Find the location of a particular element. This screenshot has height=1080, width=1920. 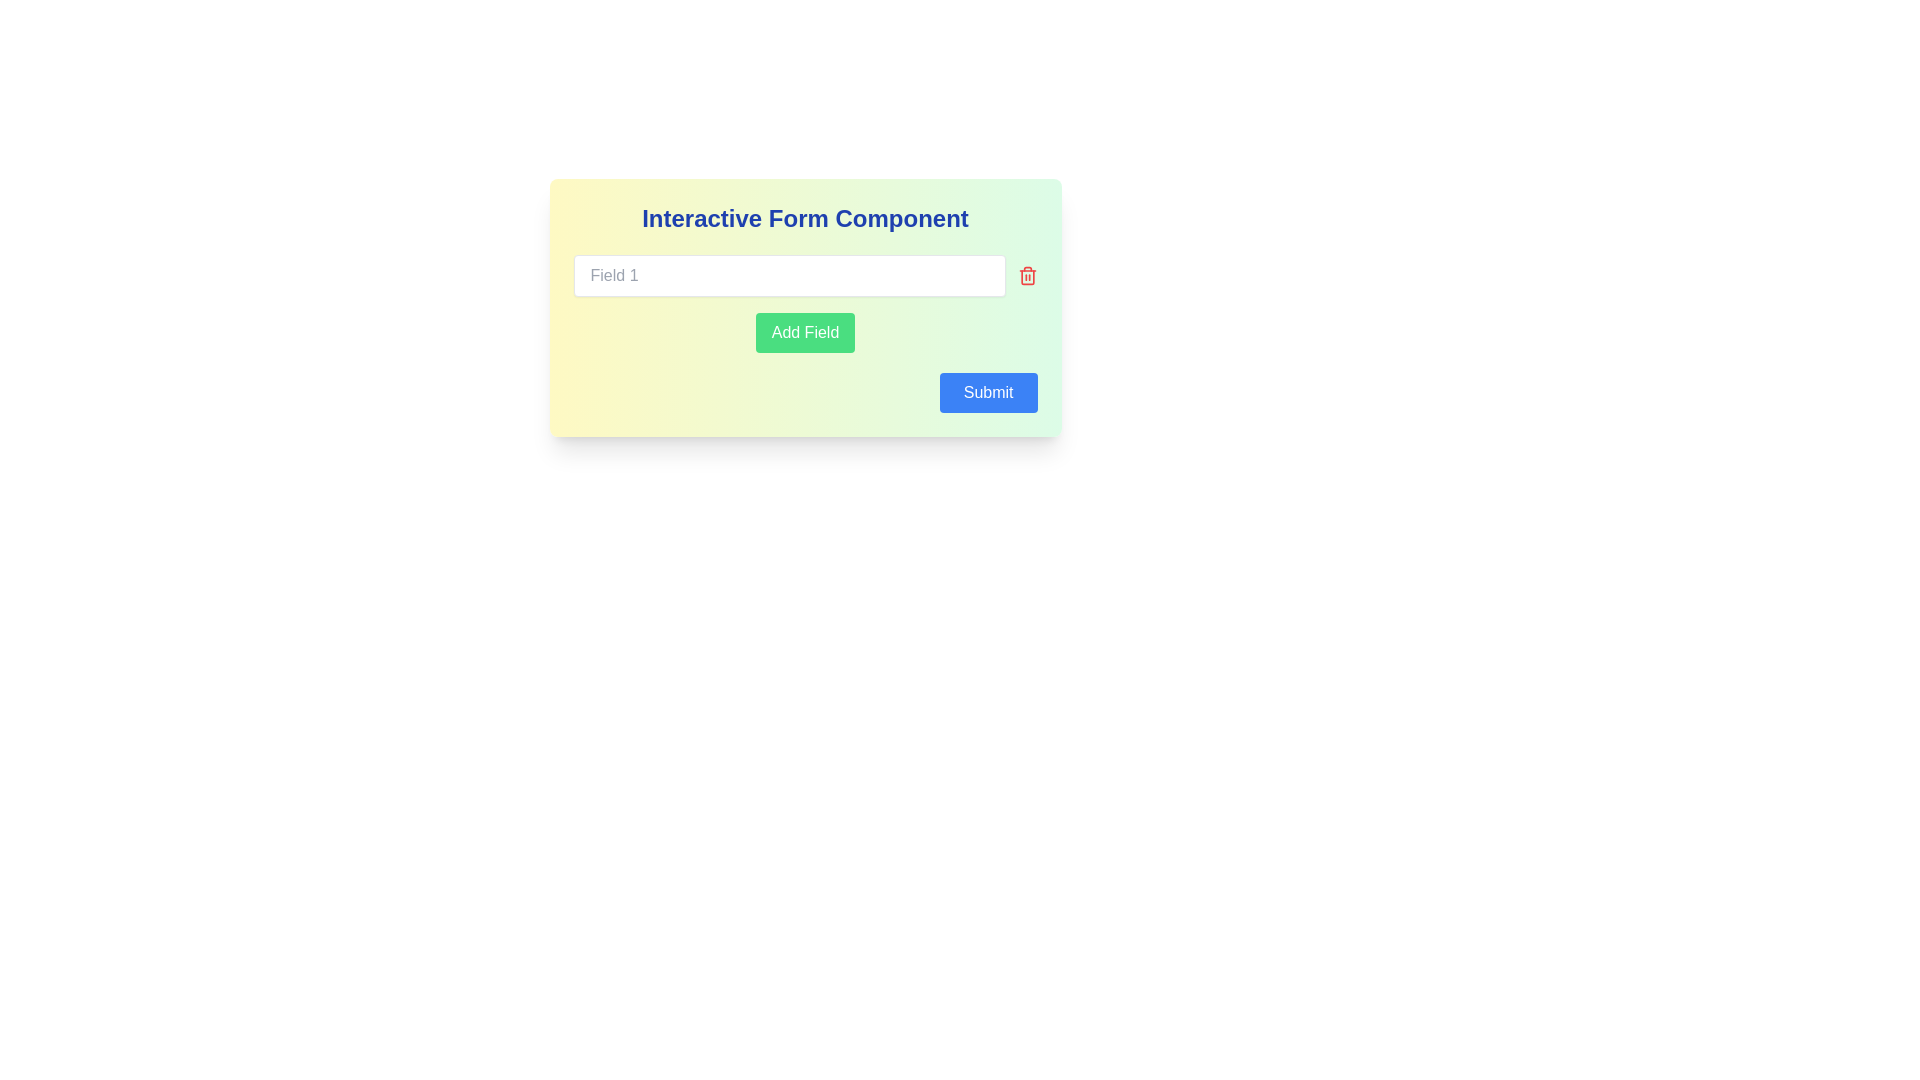

the 'Add Field' button with a green background and white text, located beneath 'Field 1', to bring it into view is located at coordinates (805, 331).